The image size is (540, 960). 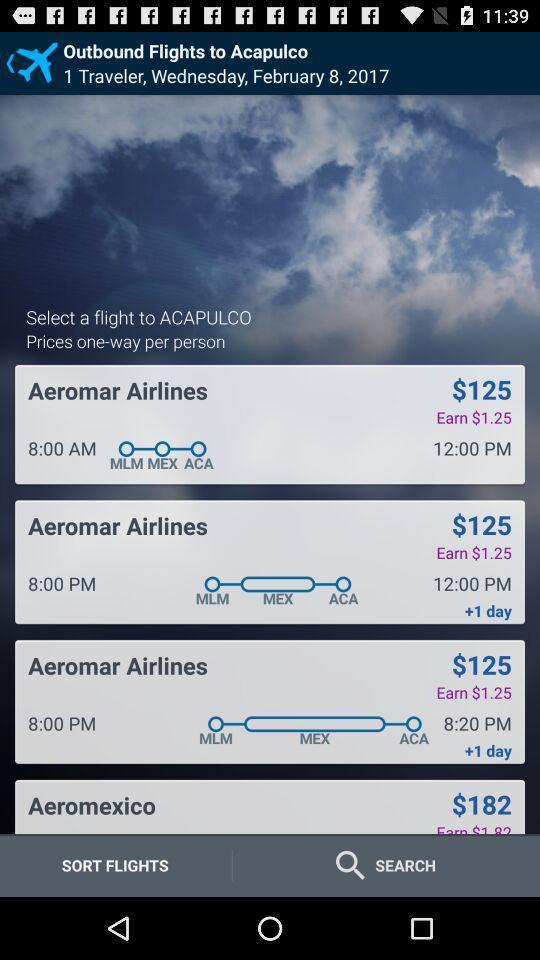 What do you see at coordinates (115, 864) in the screenshot?
I see `the item below the aeromexico` at bounding box center [115, 864].